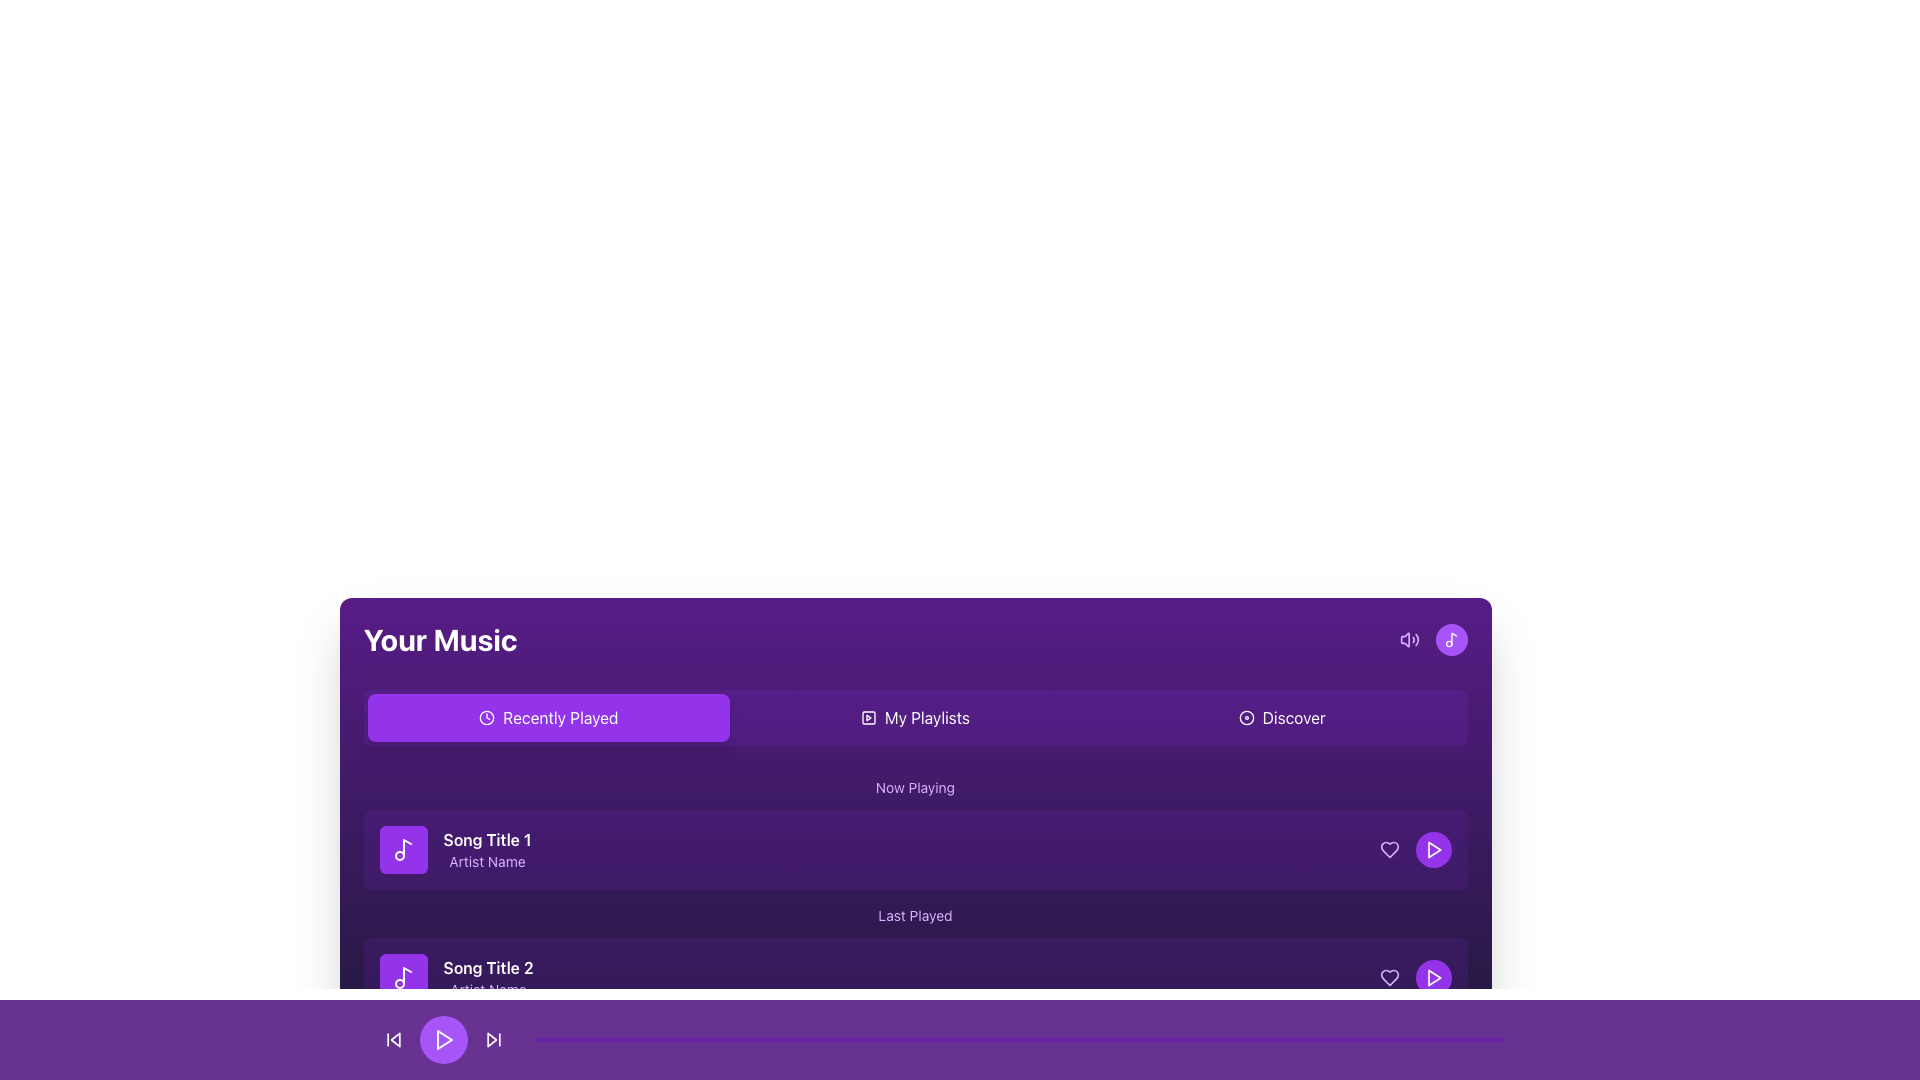 The image size is (1920, 1080). I want to click on the musical note icon located in the 'Your Music' section, specifically in the second item of the list, as a visual cue, so click(402, 977).